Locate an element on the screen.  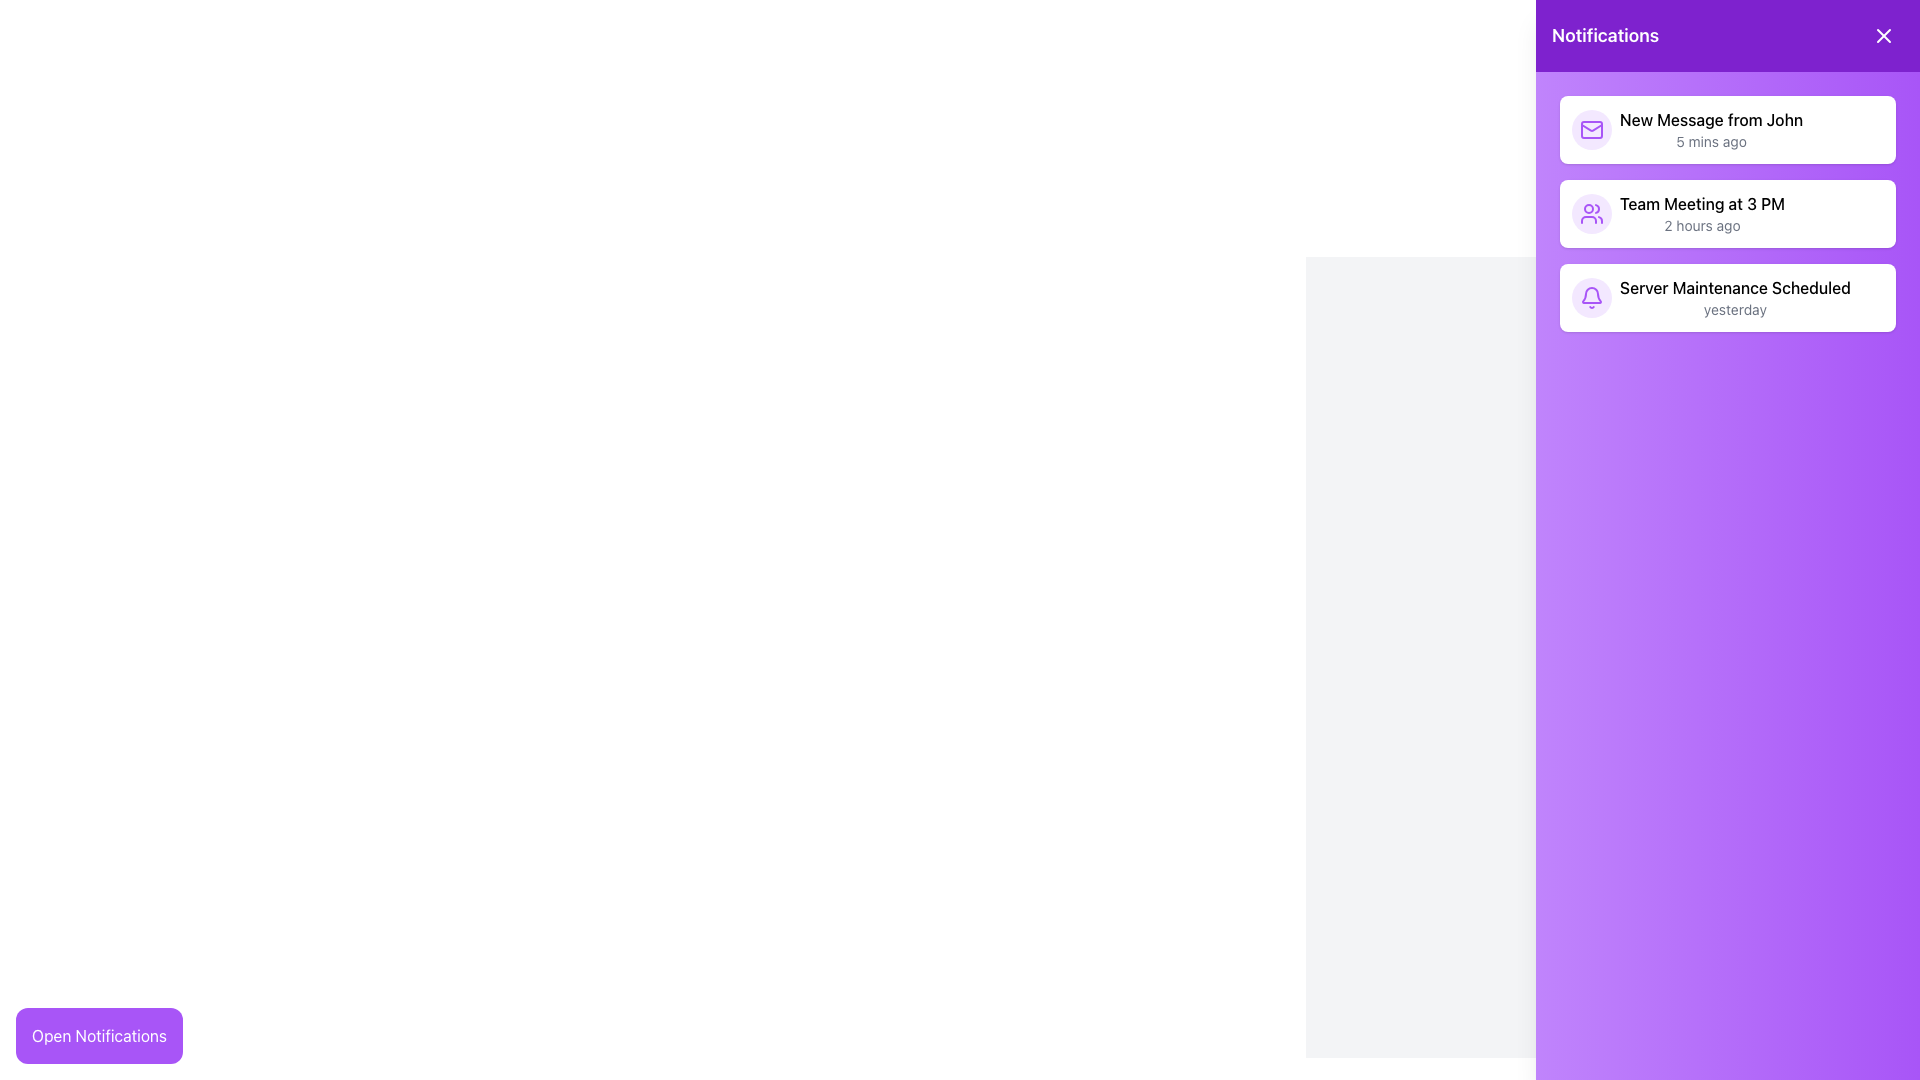
text 'Server Maintenance Scheduled' which is the primary text in the last notification item within a purple notification panel is located at coordinates (1734, 288).